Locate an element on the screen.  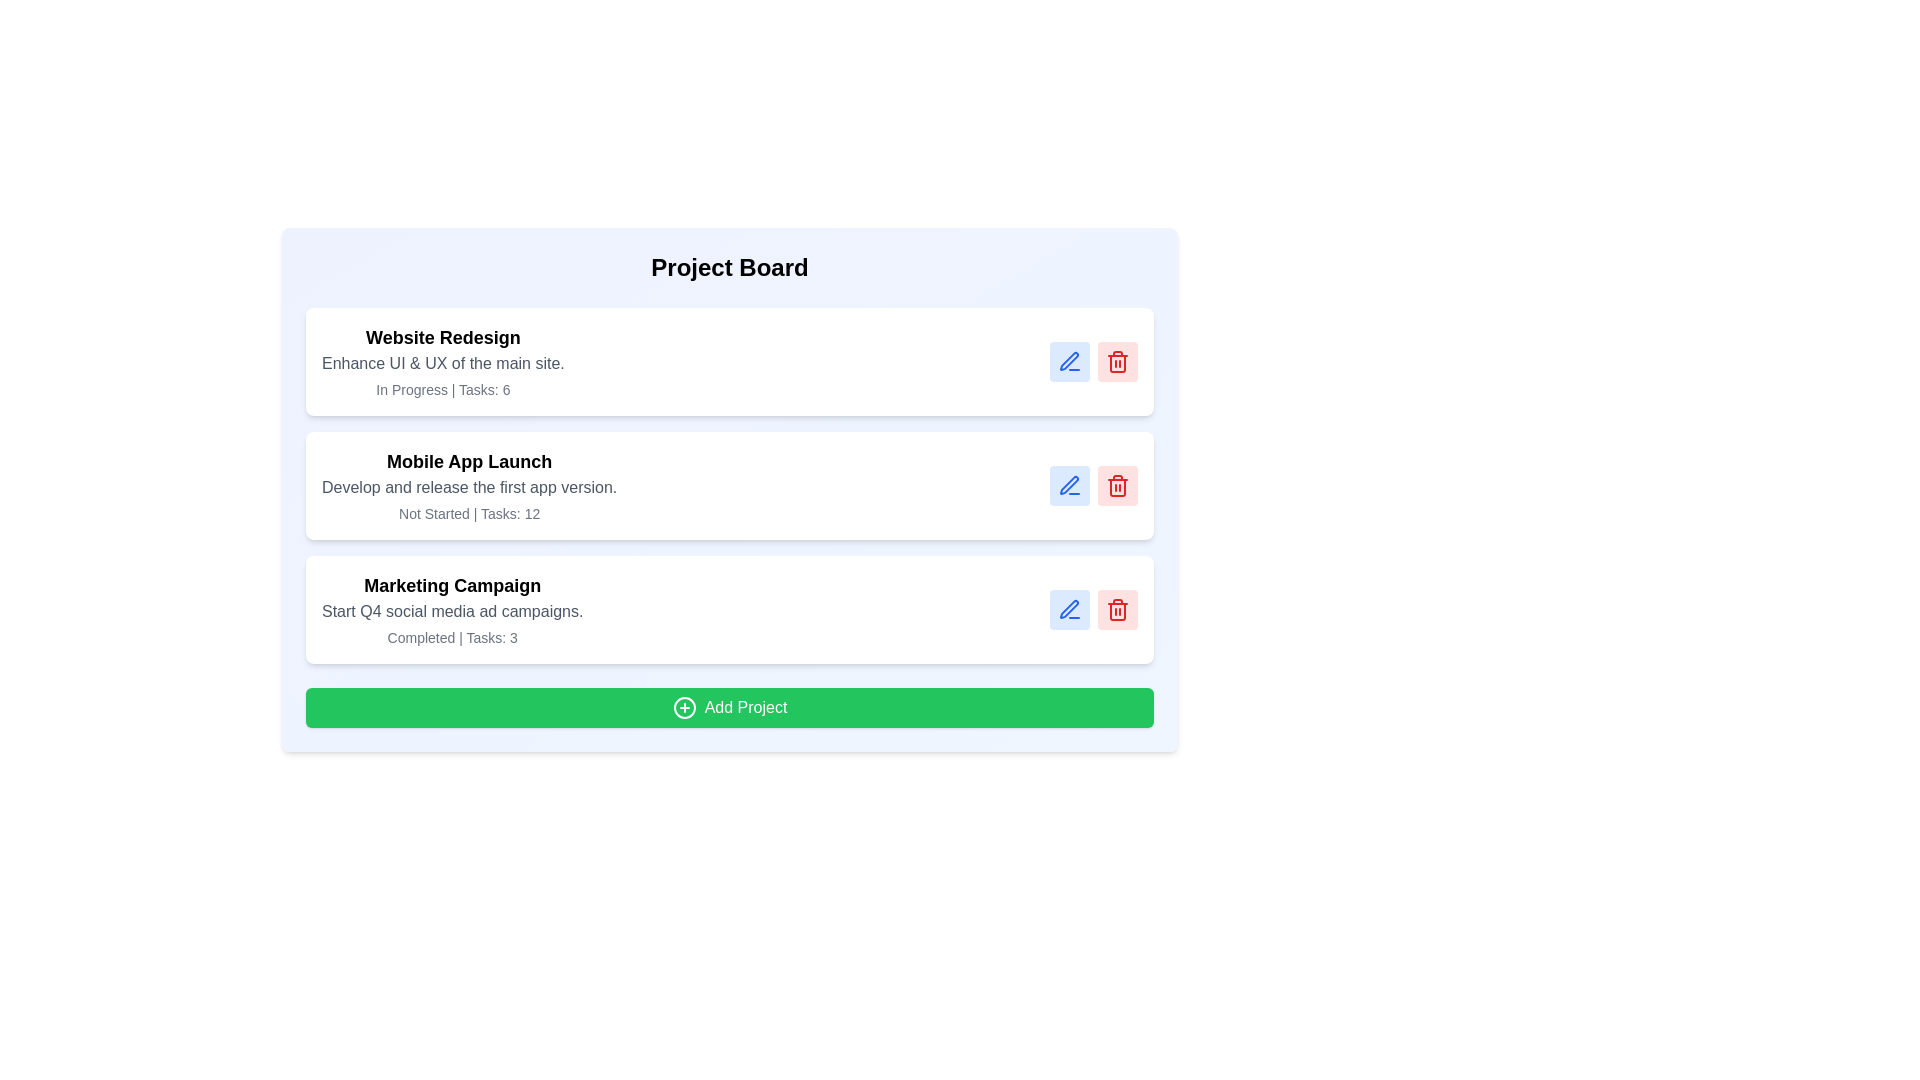
the delete button for the Website Redesign project is located at coordinates (1117, 362).